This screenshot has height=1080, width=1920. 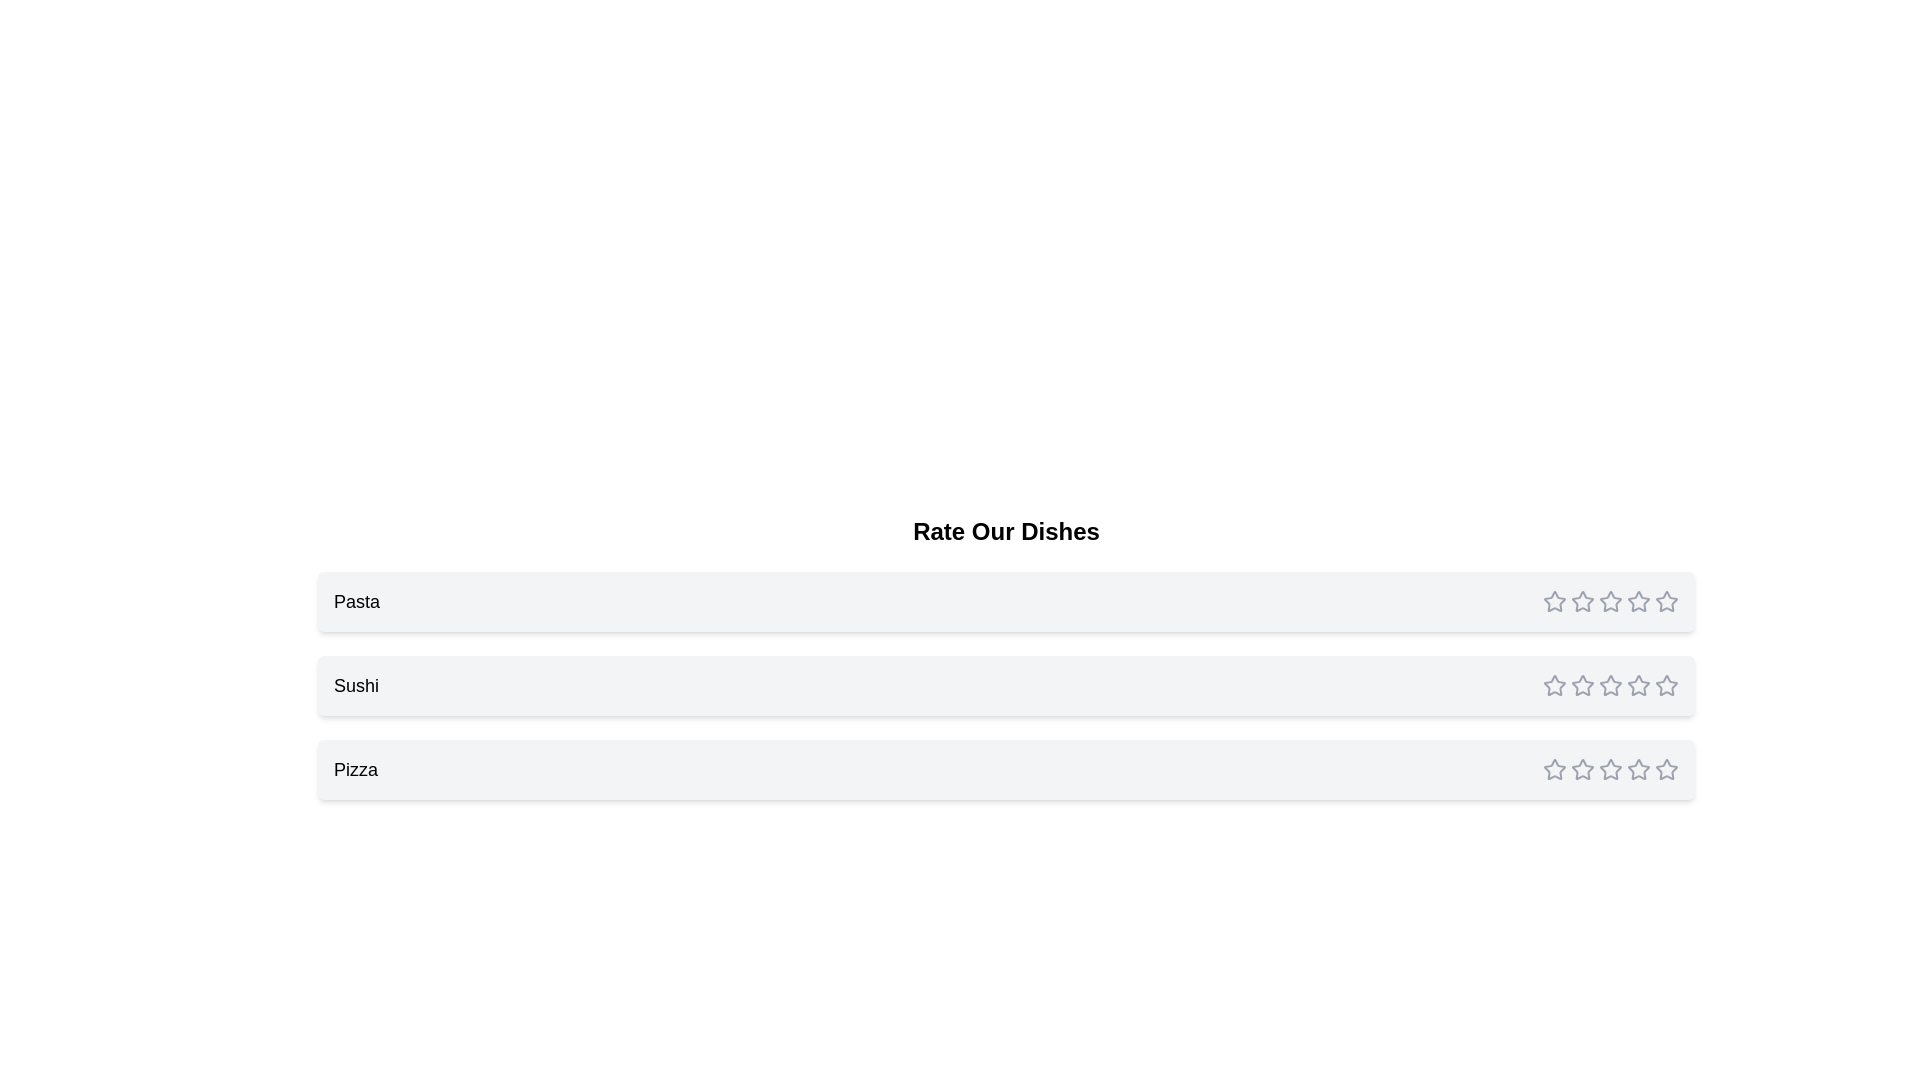 What do you see at coordinates (1554, 600) in the screenshot?
I see `the first interactive star icon in the Sushi rating section to rate the item` at bounding box center [1554, 600].